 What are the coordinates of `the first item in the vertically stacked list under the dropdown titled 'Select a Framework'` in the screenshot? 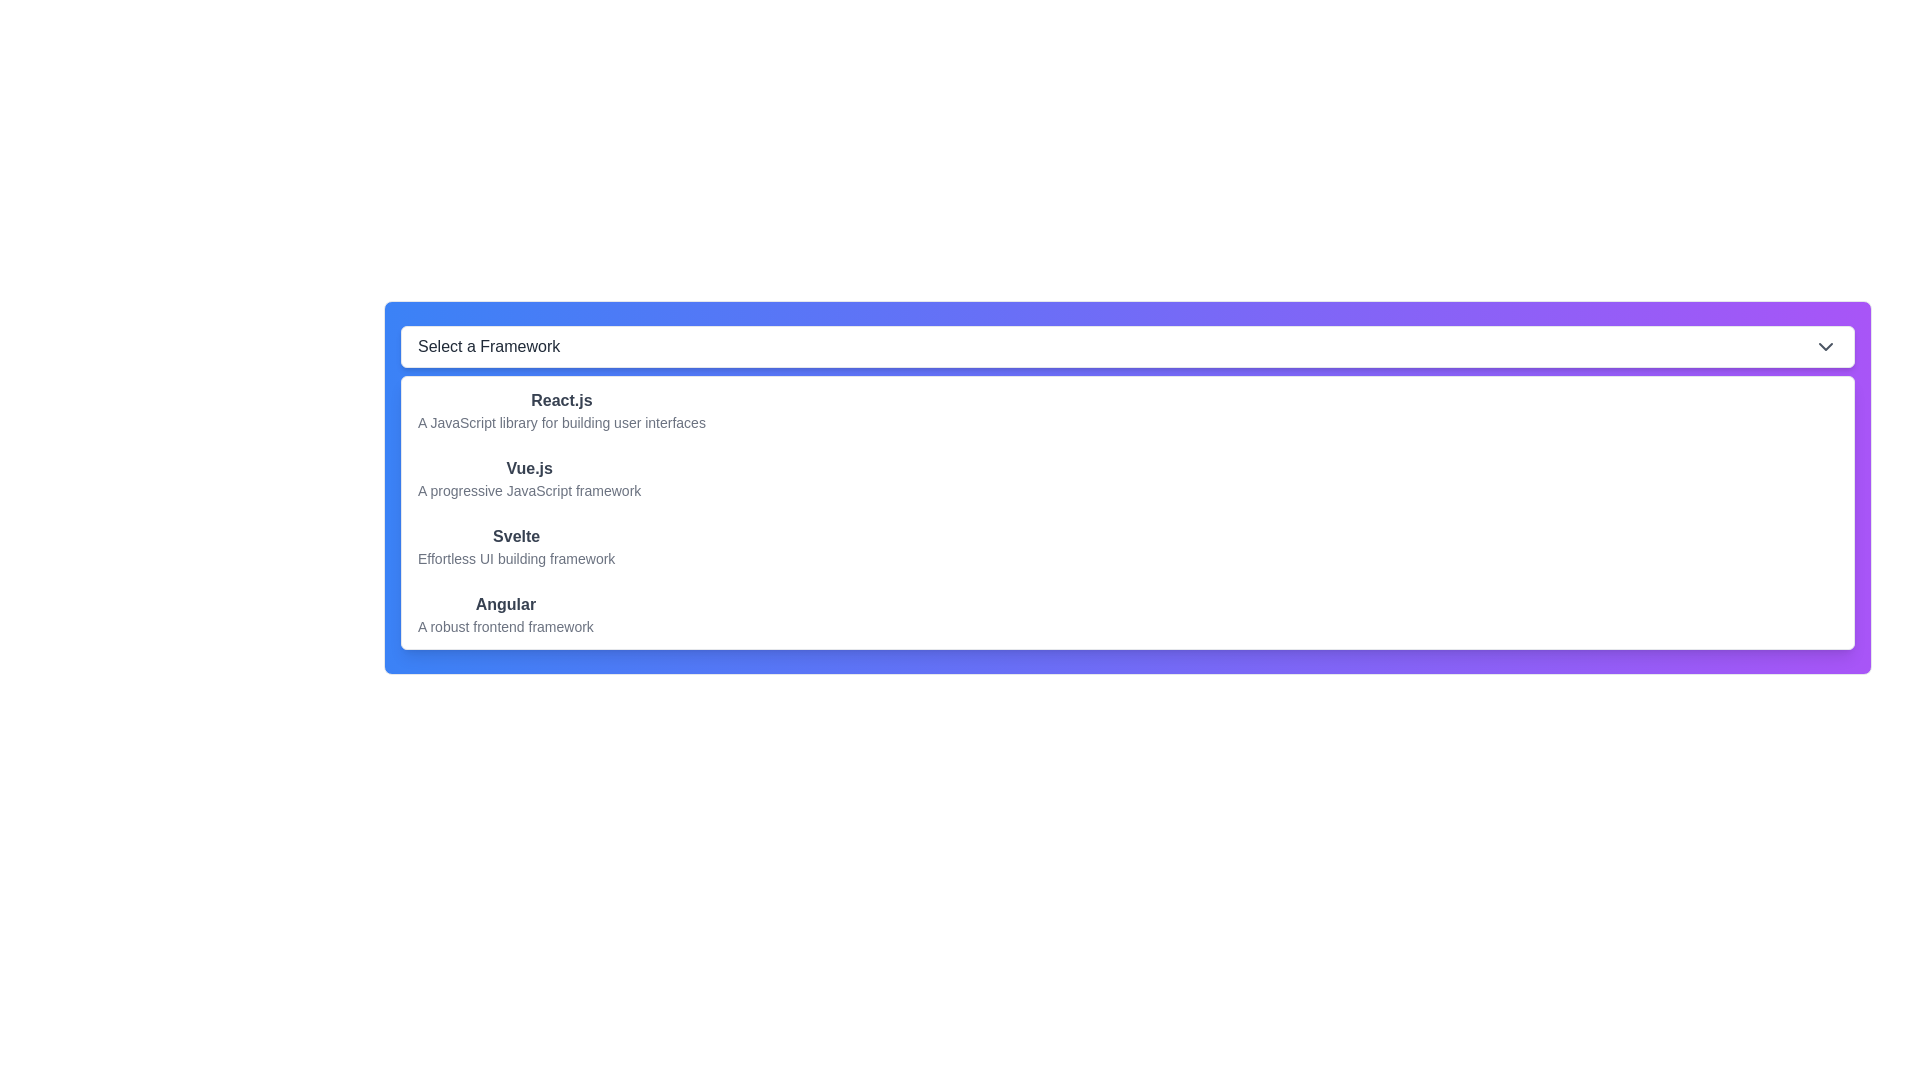 It's located at (560, 410).